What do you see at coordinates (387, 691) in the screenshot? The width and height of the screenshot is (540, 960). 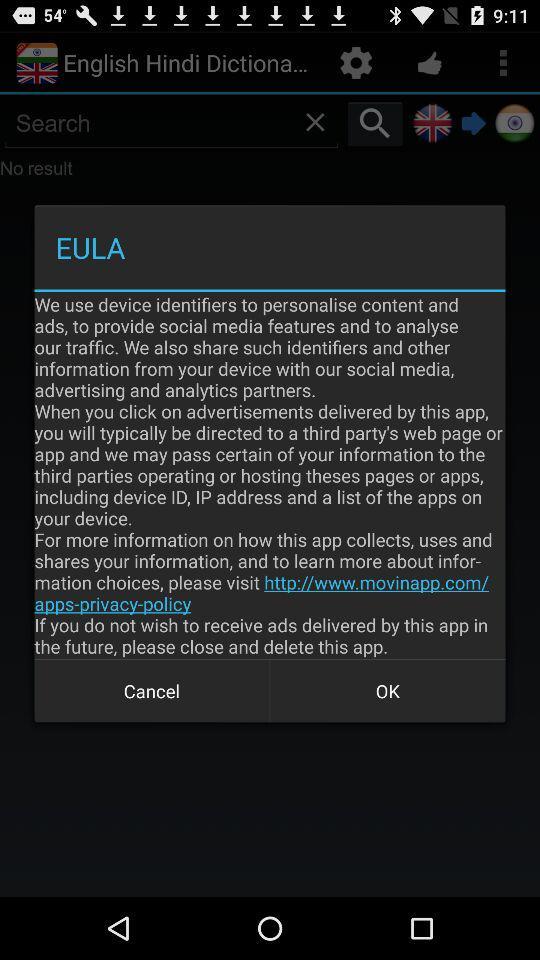 I see `the button next to cancel item` at bounding box center [387, 691].